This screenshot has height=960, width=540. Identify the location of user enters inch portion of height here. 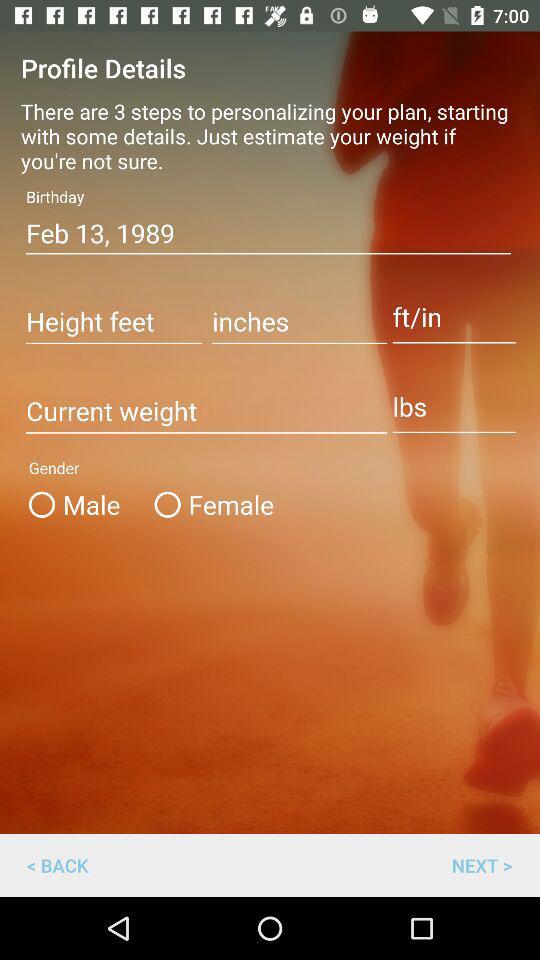
(298, 323).